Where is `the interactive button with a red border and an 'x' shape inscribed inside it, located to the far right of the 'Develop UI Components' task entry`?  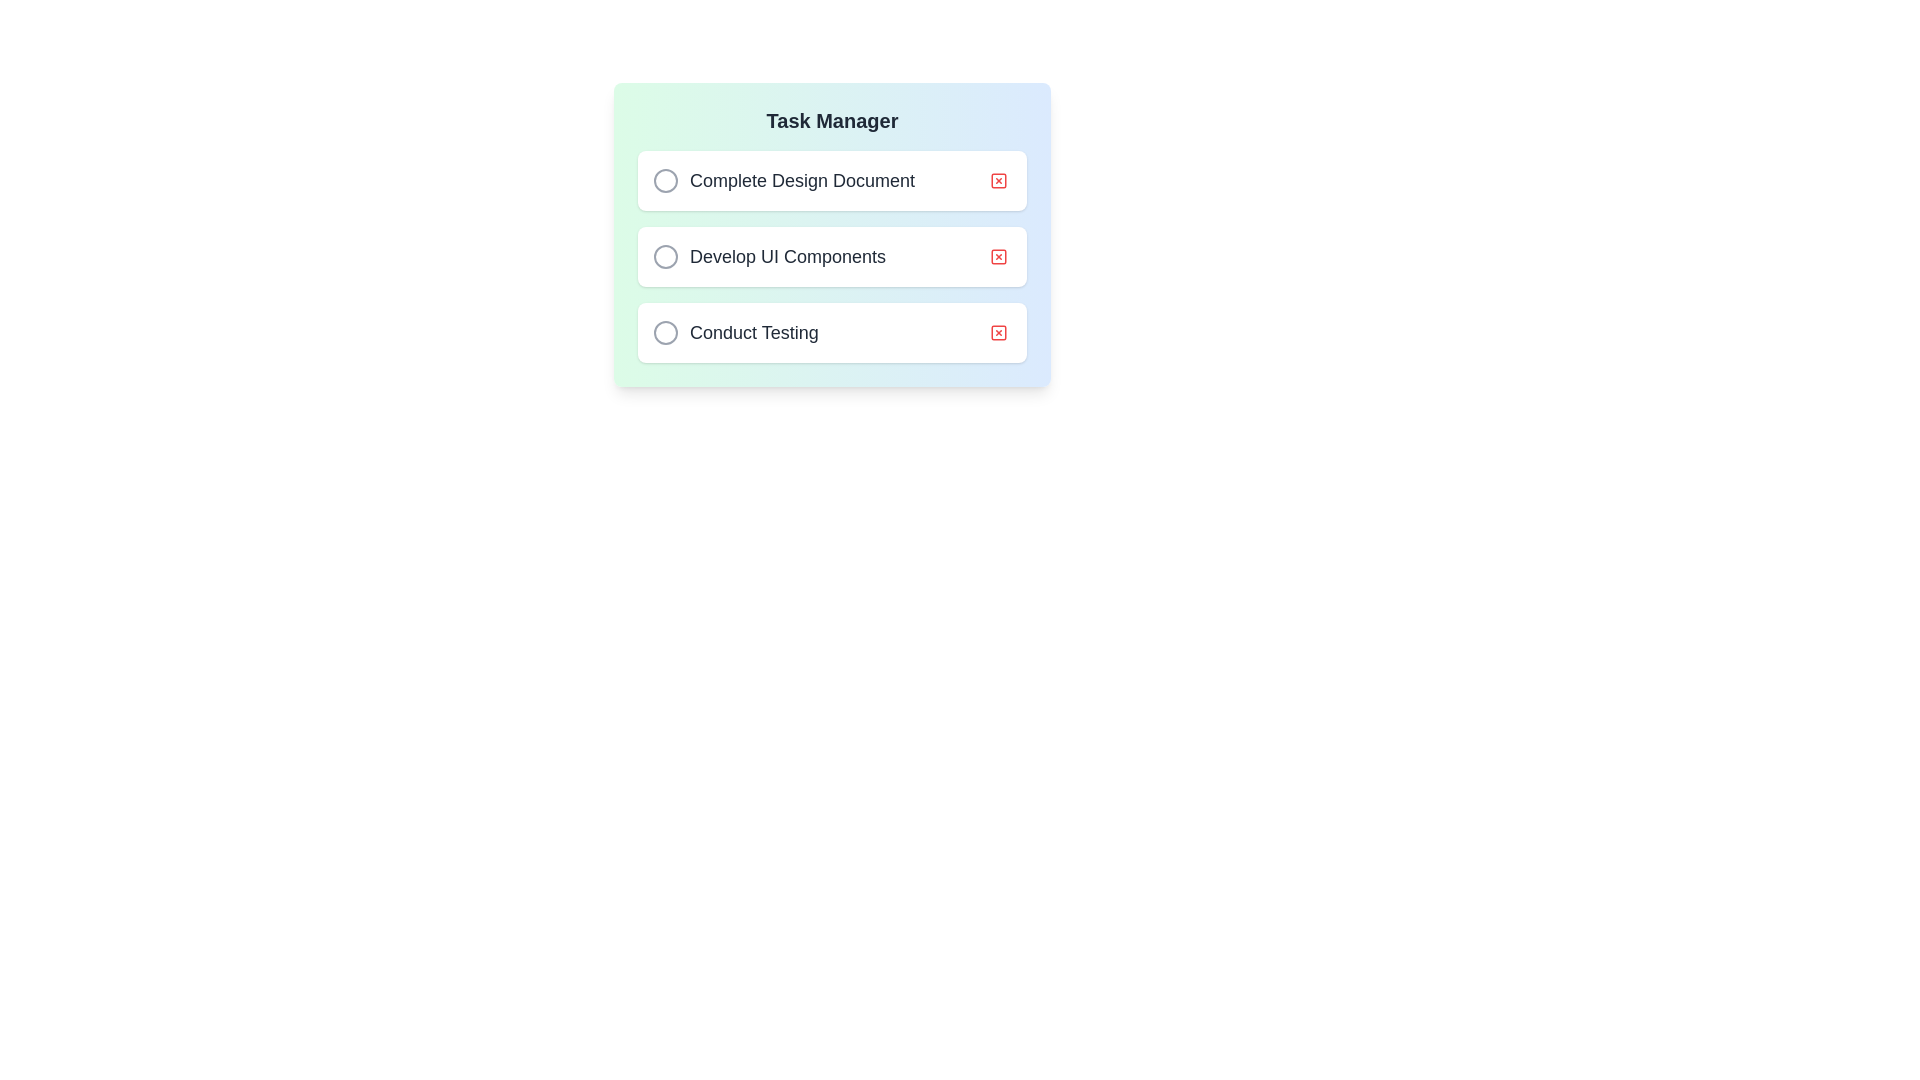
the interactive button with a red border and an 'x' shape inscribed inside it, located to the far right of the 'Develop UI Components' task entry is located at coordinates (998, 256).